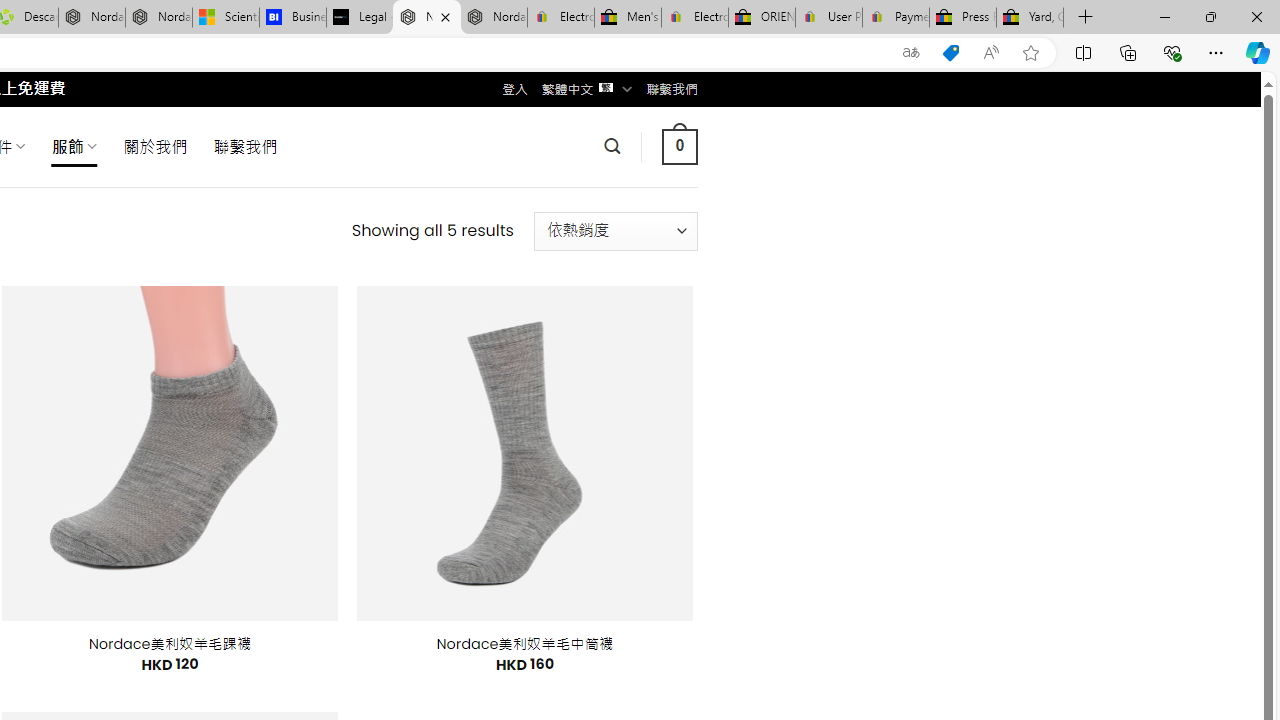 Image resolution: width=1280 pixels, height=720 pixels. I want to click on 'User Privacy Notice | eBay', so click(828, 17).